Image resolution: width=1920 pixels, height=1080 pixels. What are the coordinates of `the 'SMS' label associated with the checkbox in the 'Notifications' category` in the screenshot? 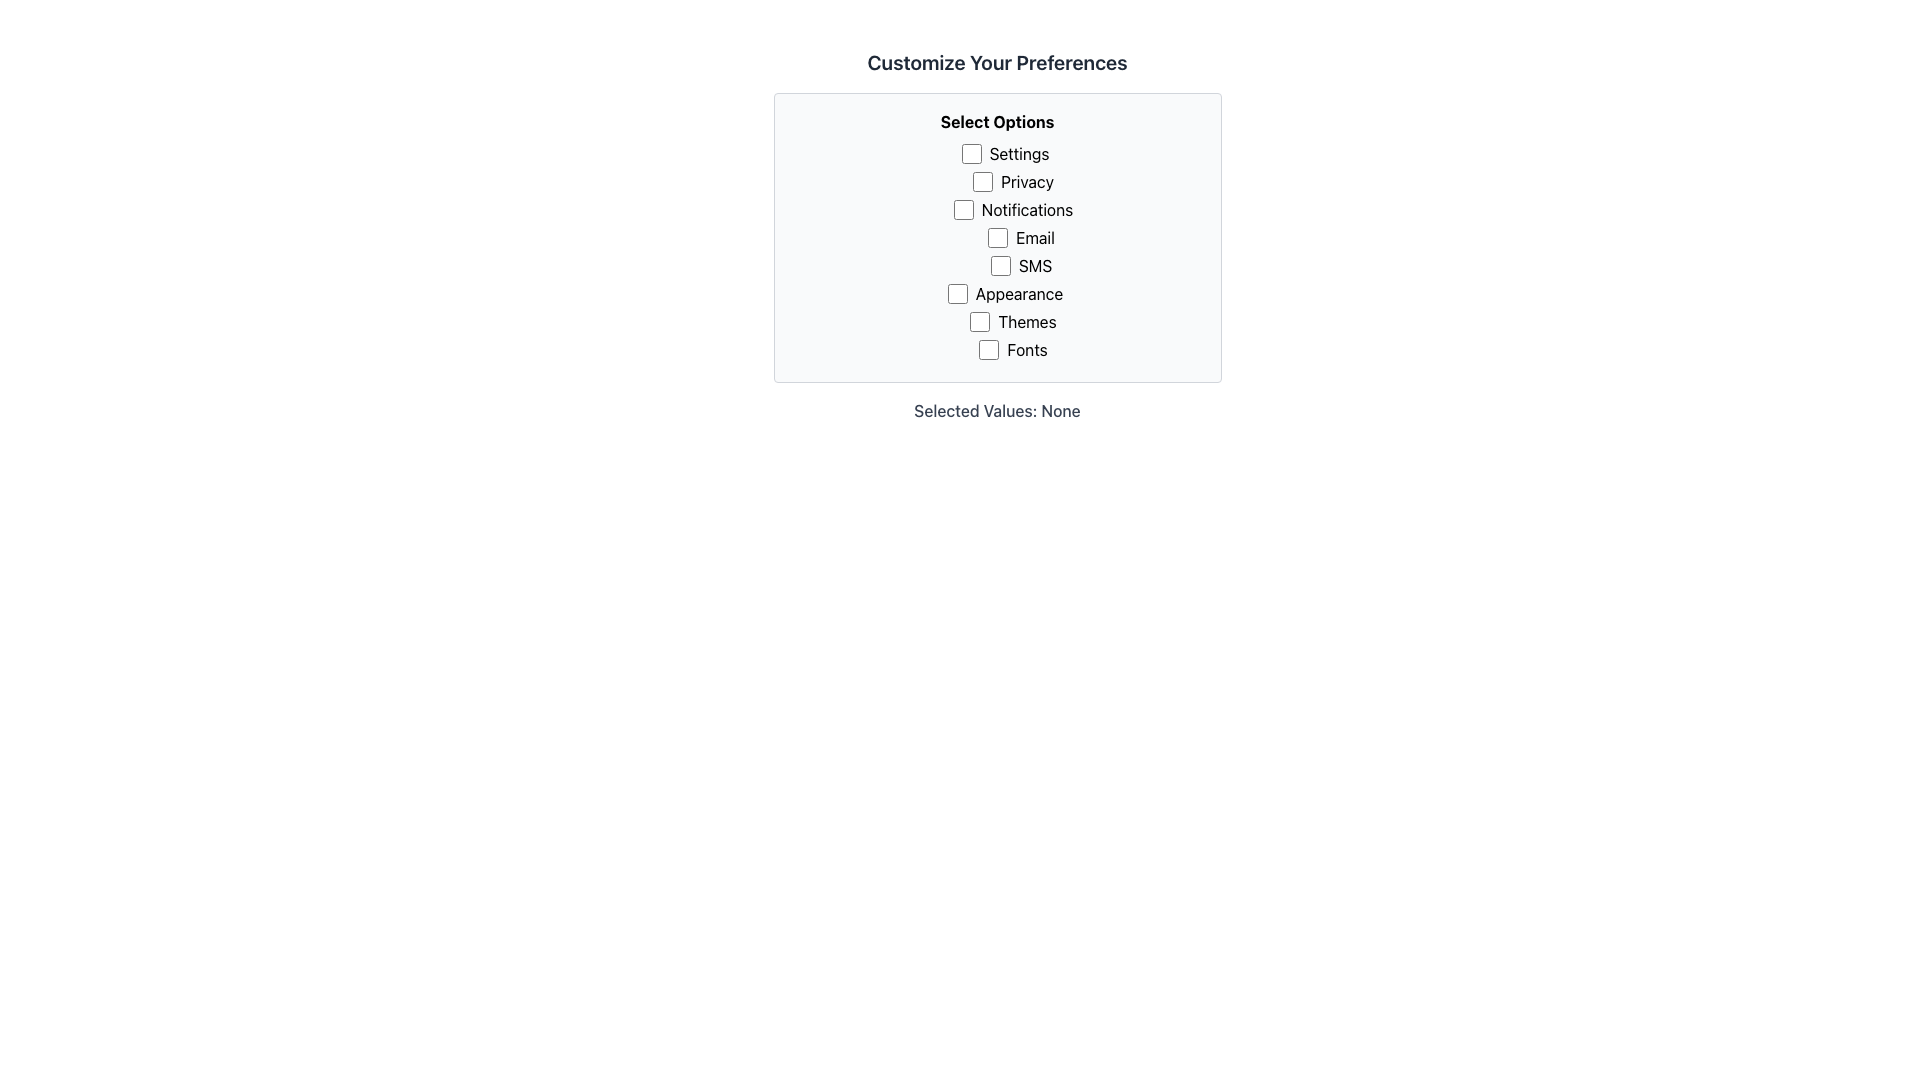 It's located at (1021, 266).